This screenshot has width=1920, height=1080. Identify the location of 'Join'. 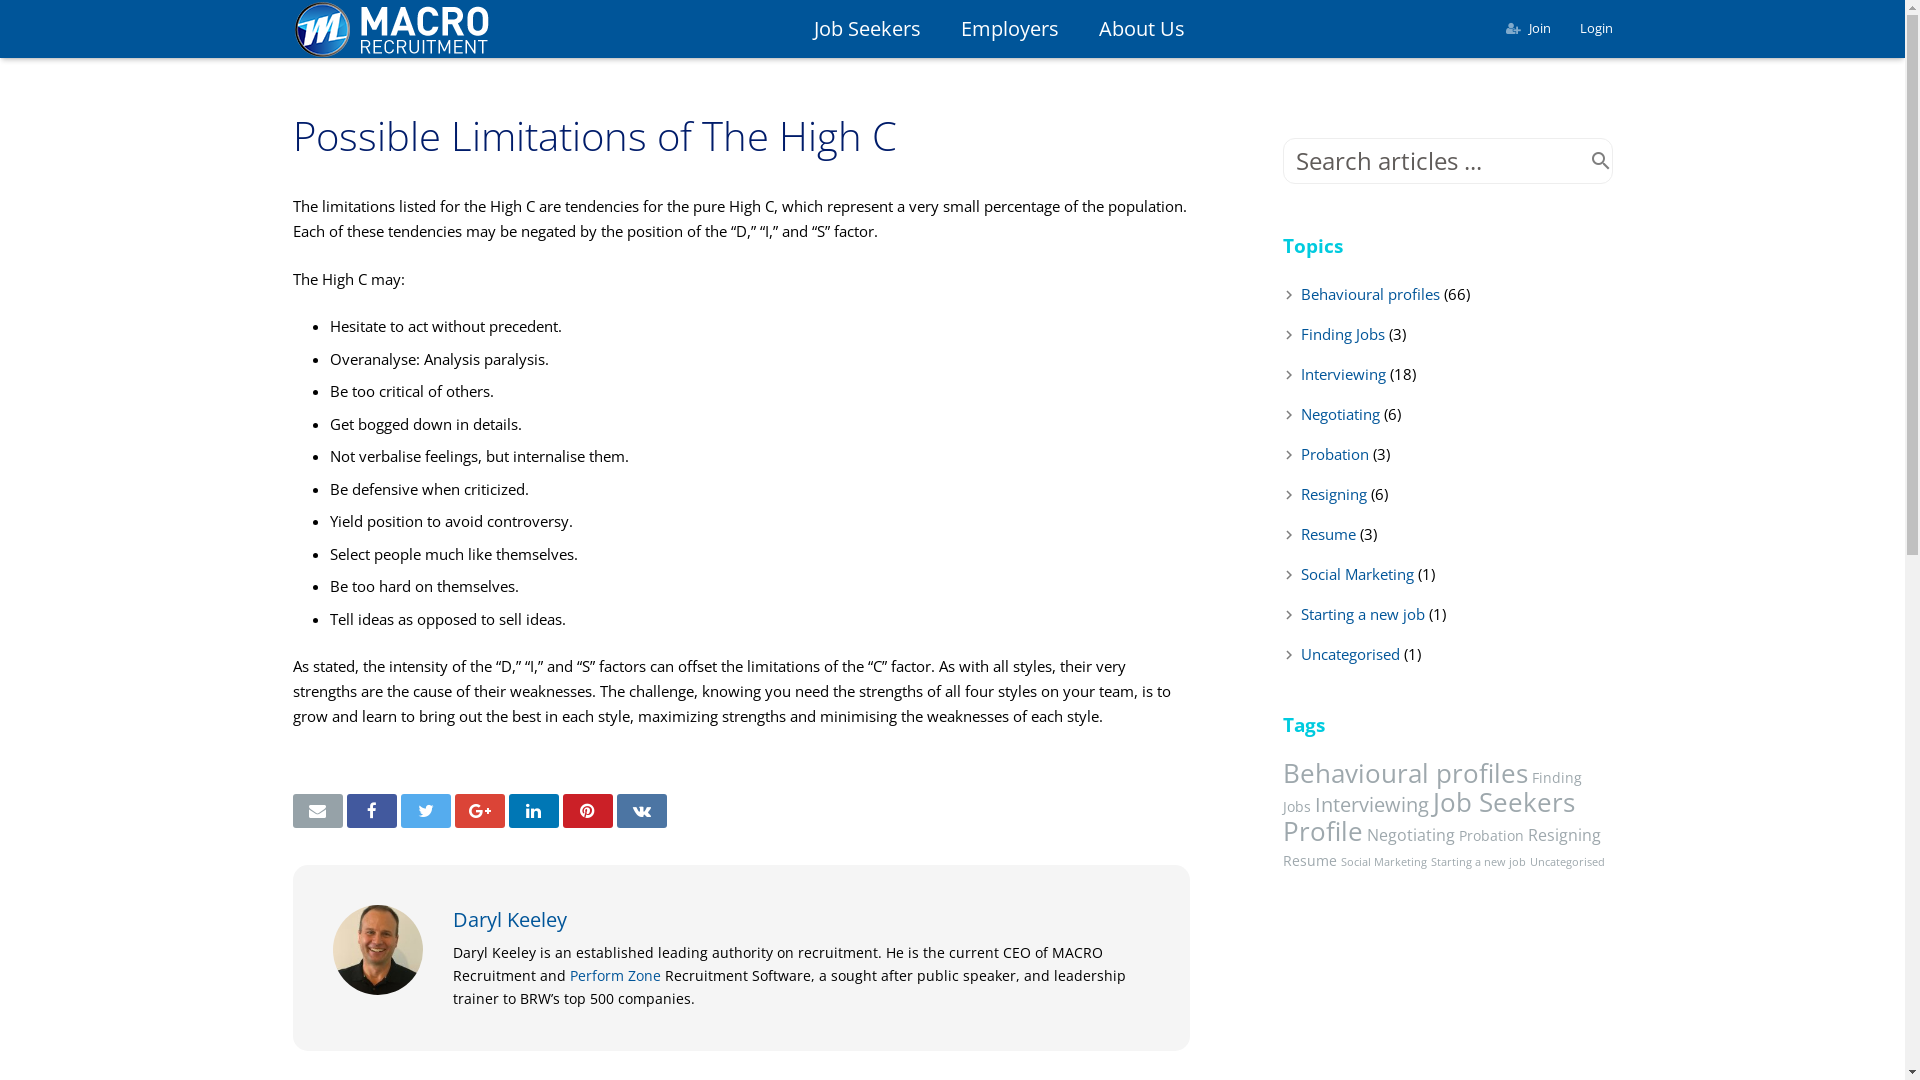
(1528, 27).